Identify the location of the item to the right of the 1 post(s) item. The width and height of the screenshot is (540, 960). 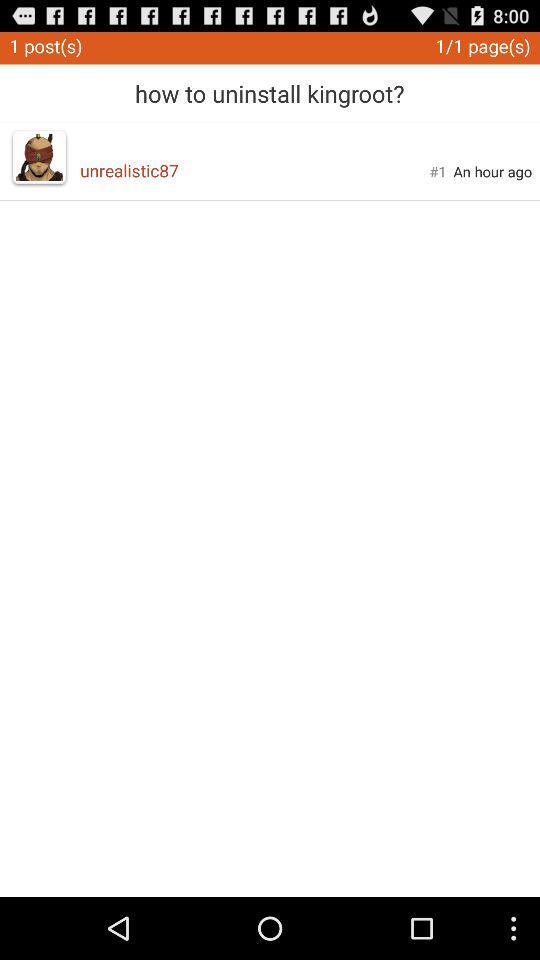
(269, 86).